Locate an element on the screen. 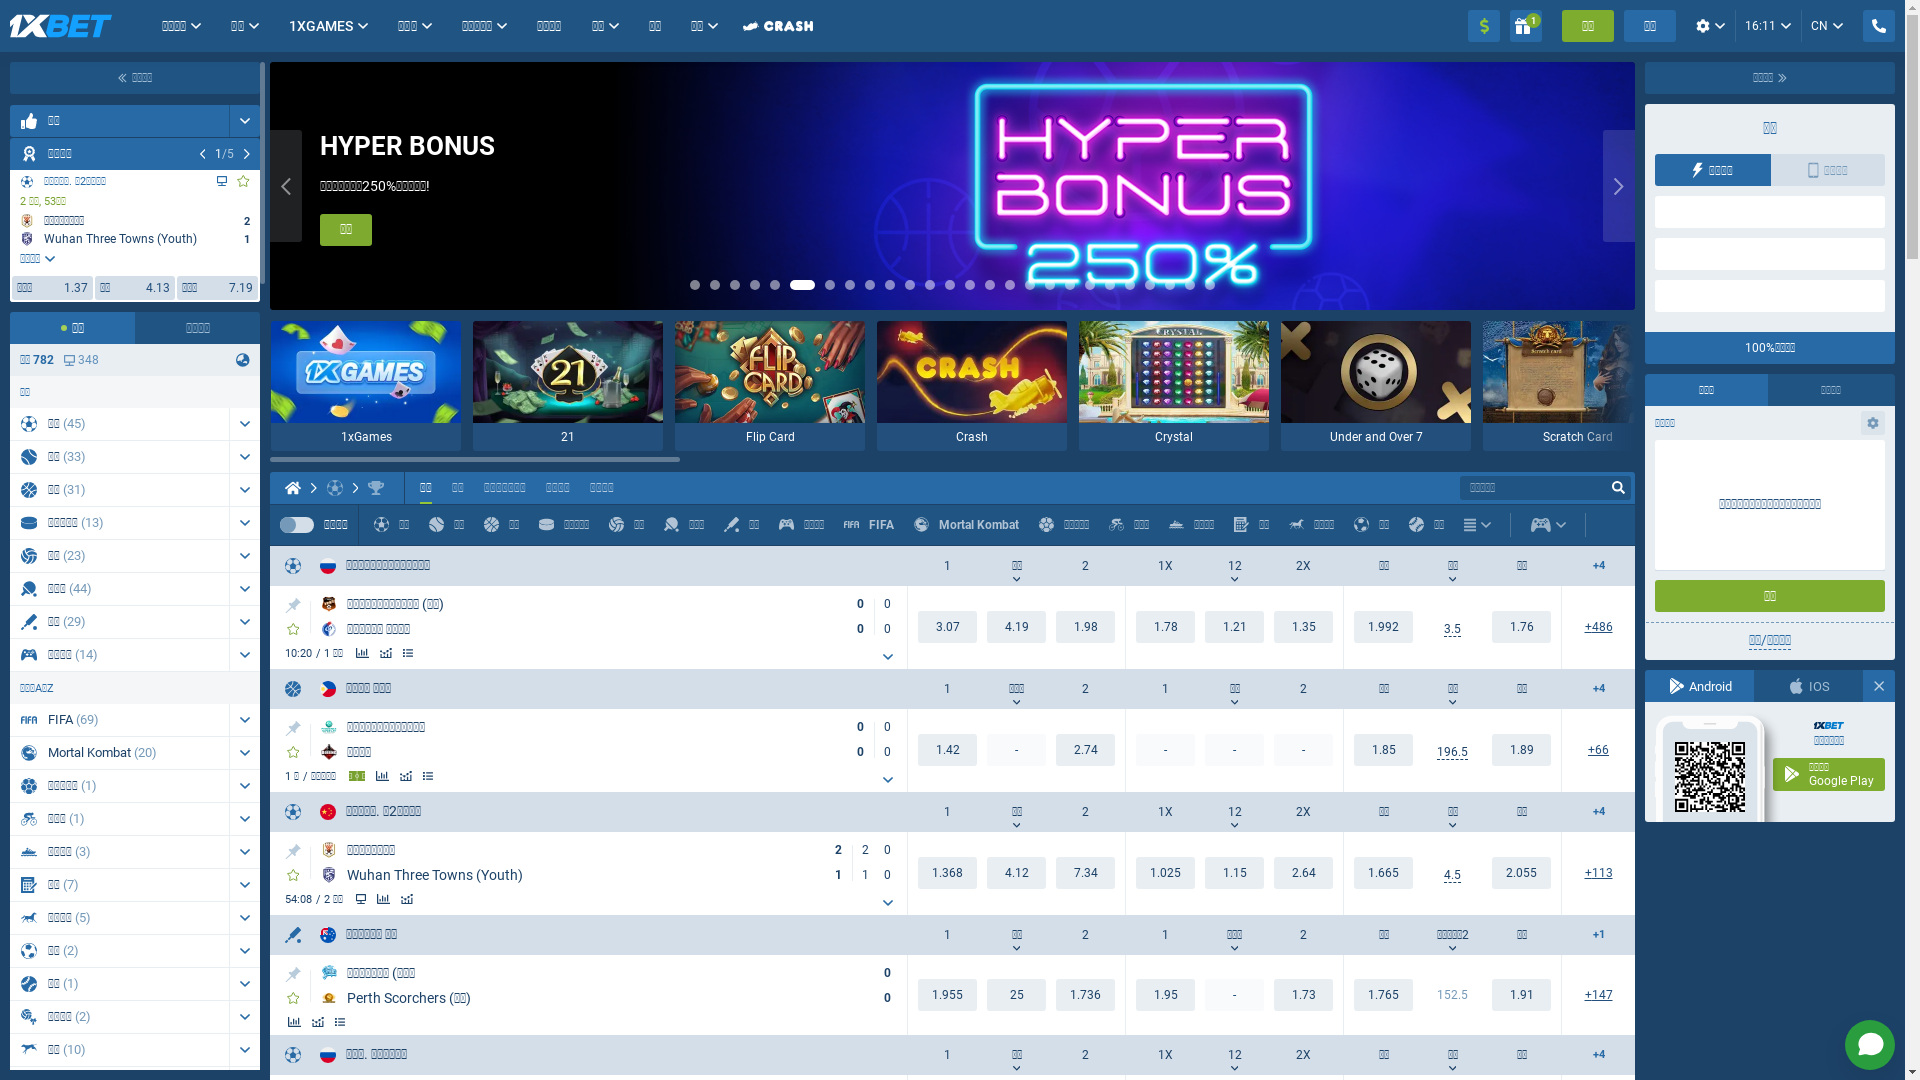 The image size is (1920, 1080). '2.74' is located at coordinates (1084, 749).